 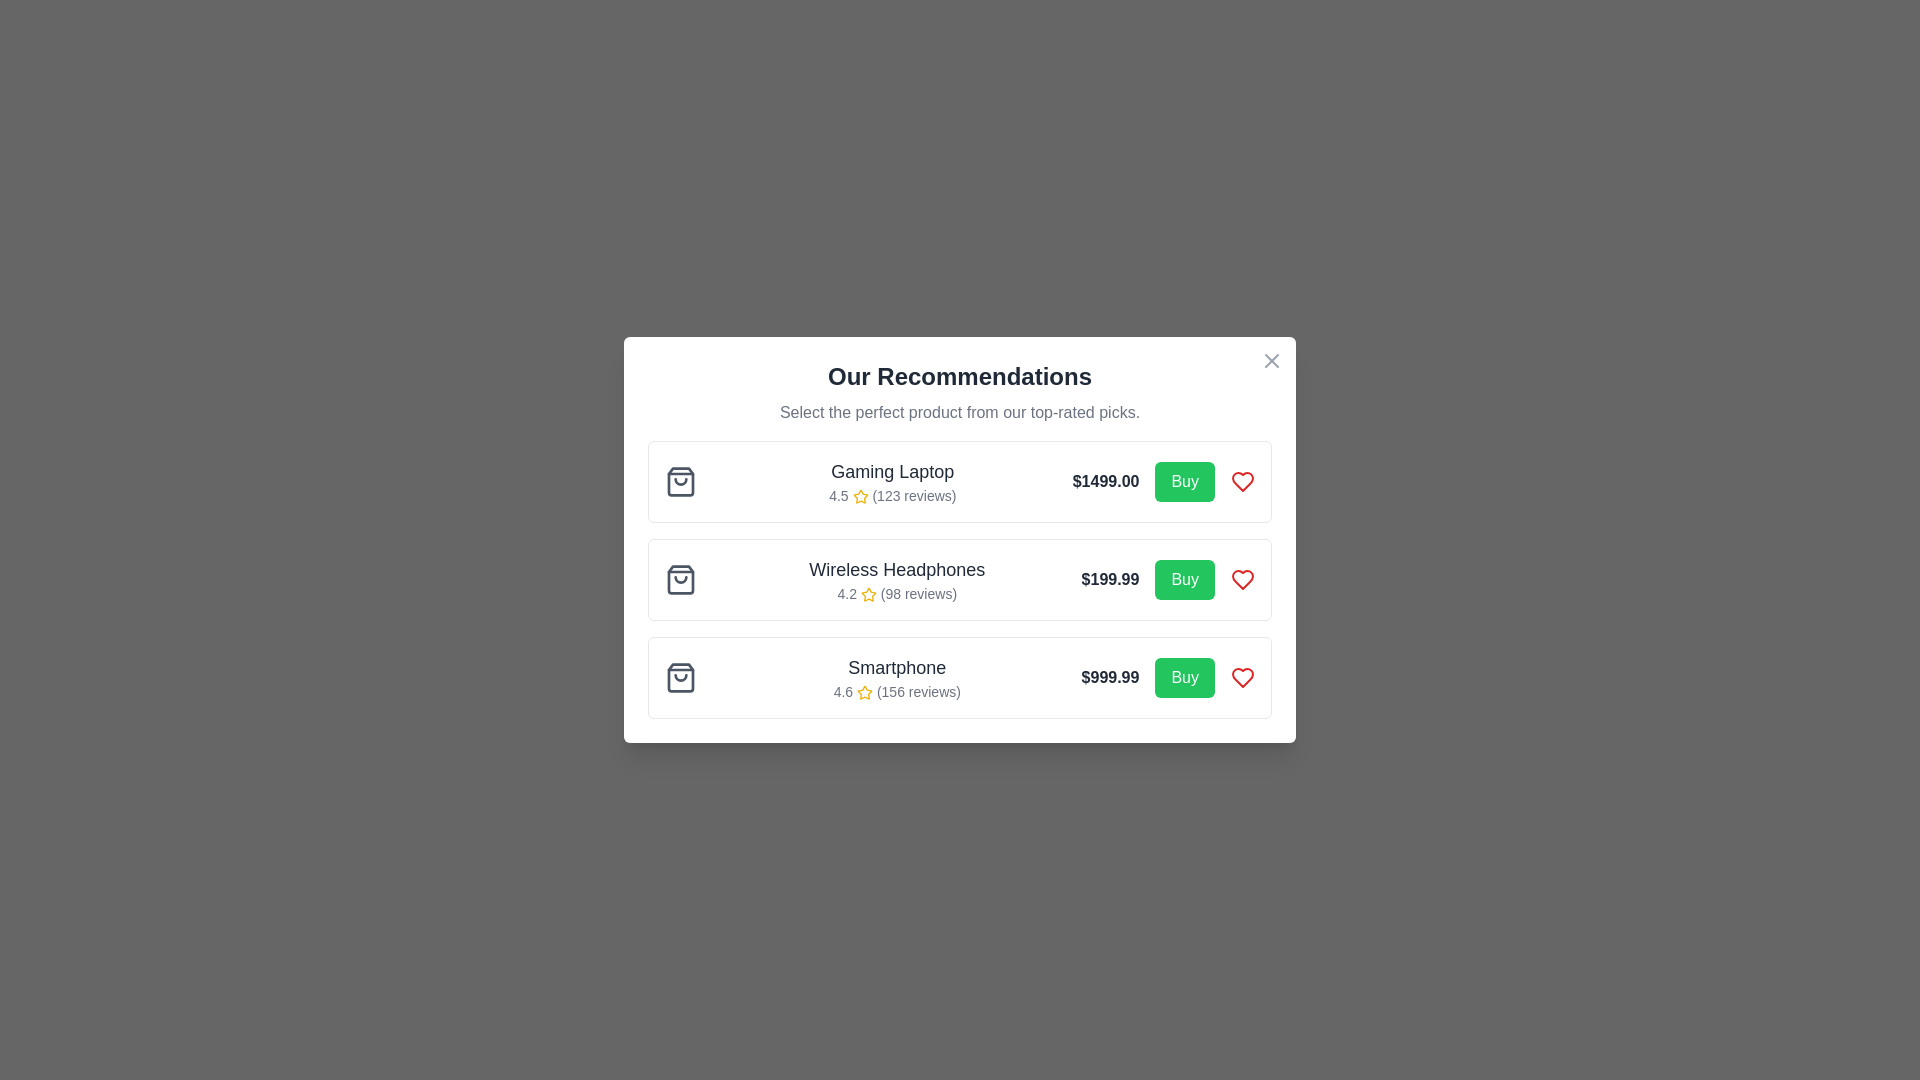 I want to click on the first star icon representing the product's rating, located to the left of the product price and near the textual rating information in the product list, so click(x=868, y=593).